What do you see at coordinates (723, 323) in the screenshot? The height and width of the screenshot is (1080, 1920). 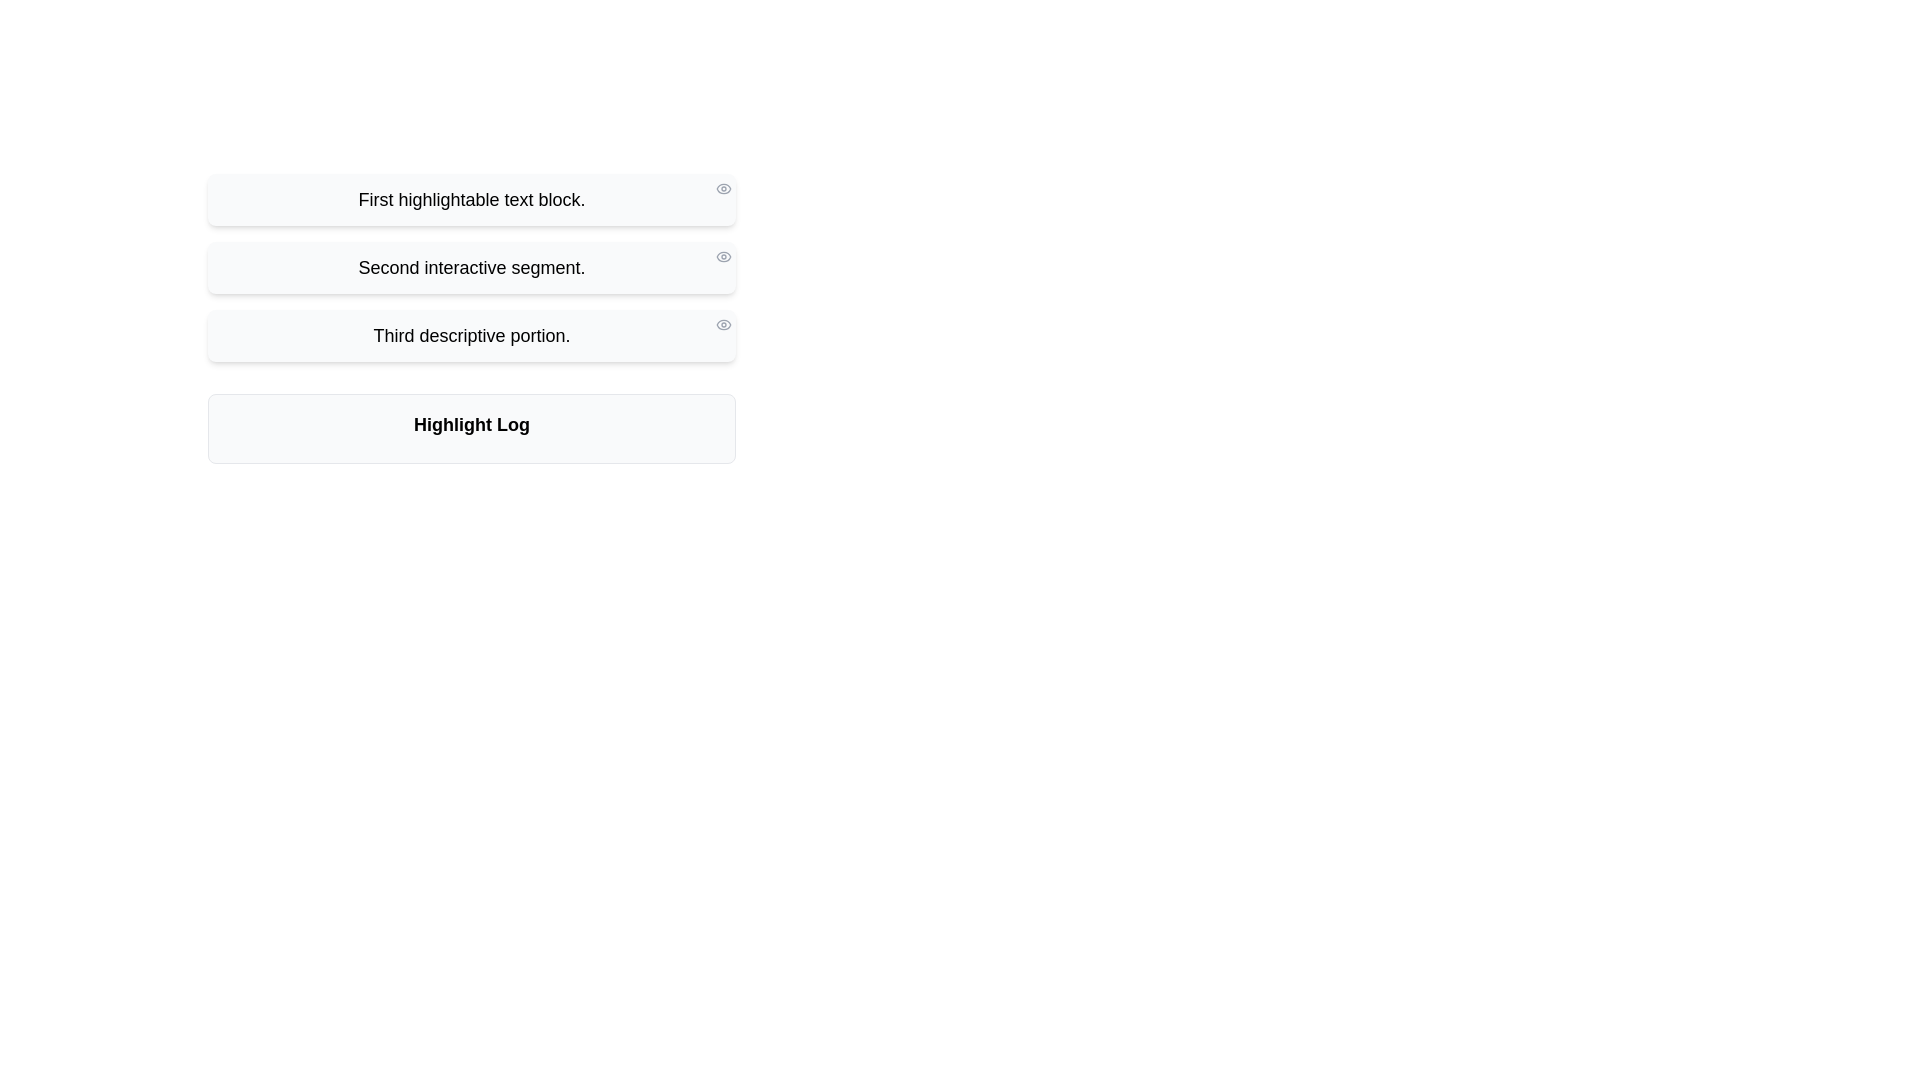 I see `the eye-shaped icon outlined in a circular design, located to the right of the label 'Third descriptive portion.'` at bounding box center [723, 323].